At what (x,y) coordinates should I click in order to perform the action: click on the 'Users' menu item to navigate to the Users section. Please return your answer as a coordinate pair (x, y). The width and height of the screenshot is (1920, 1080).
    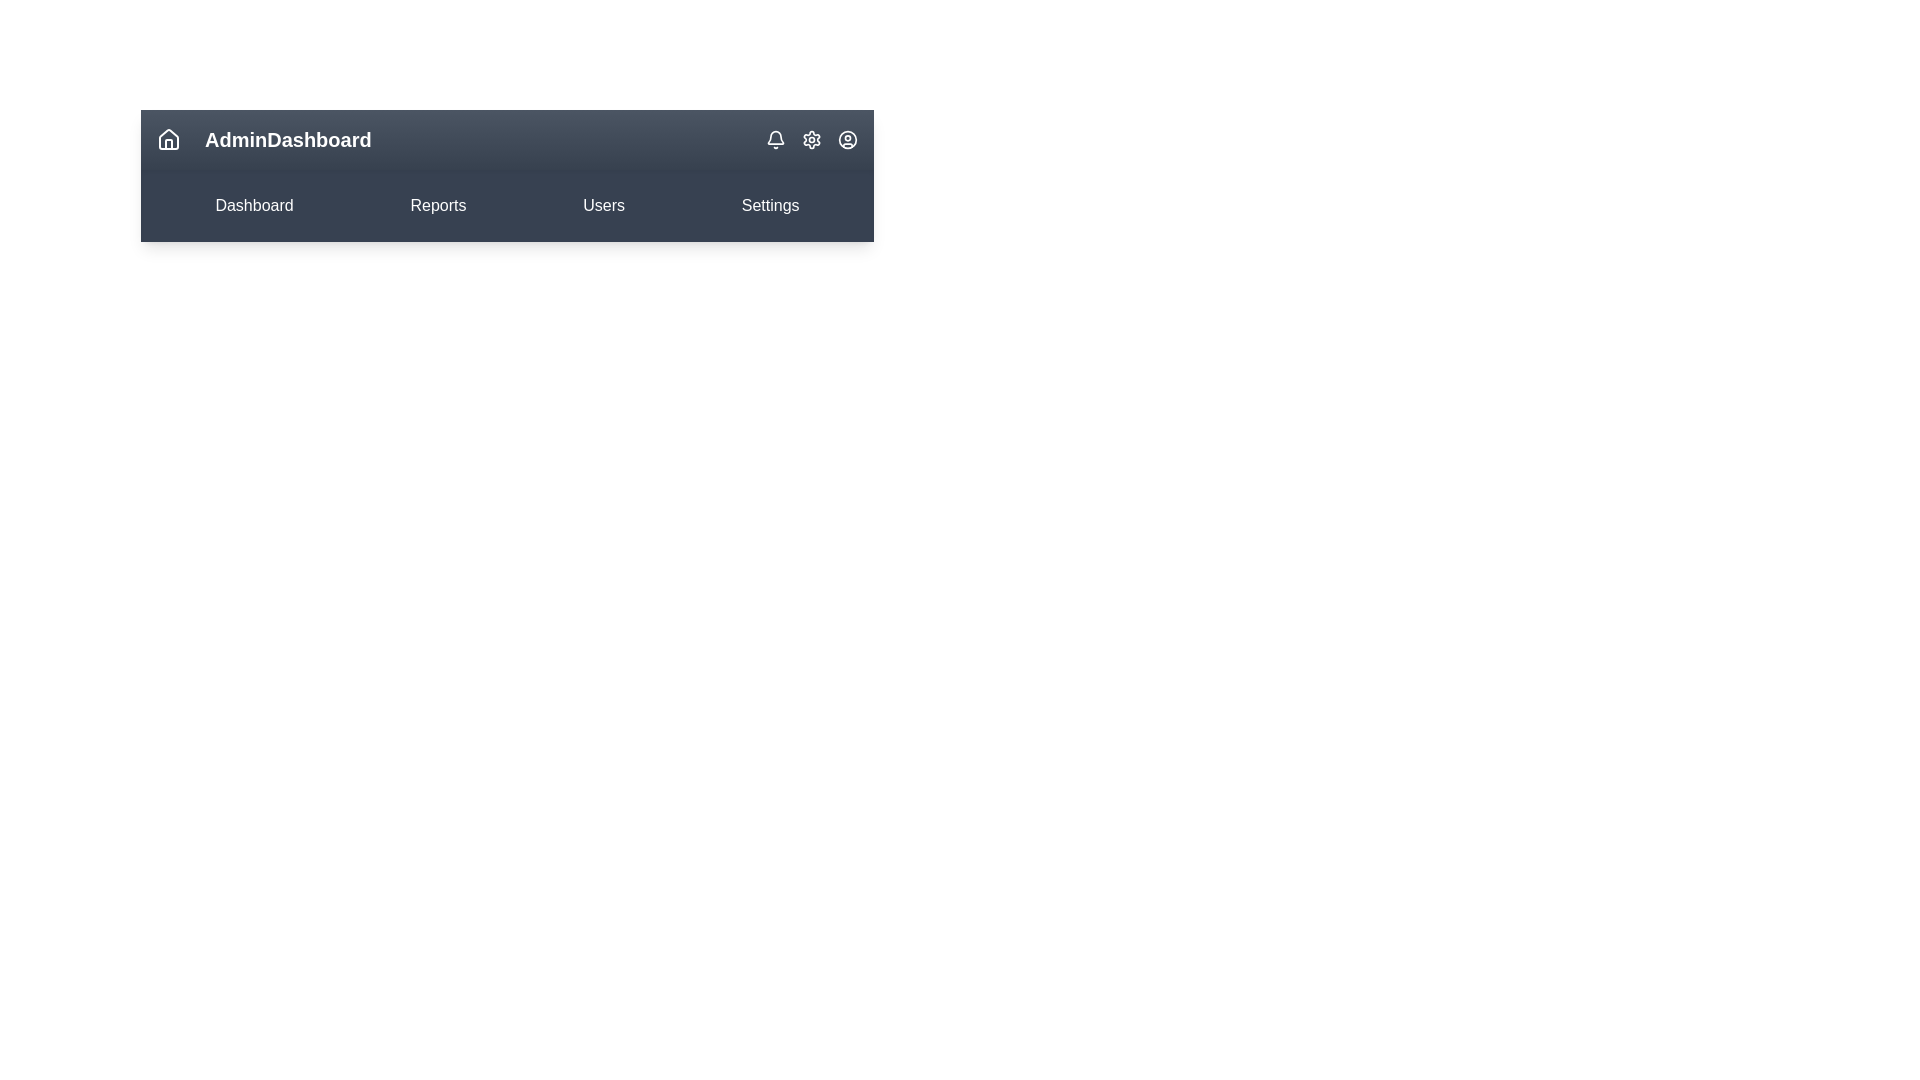
    Looking at the image, I should click on (603, 205).